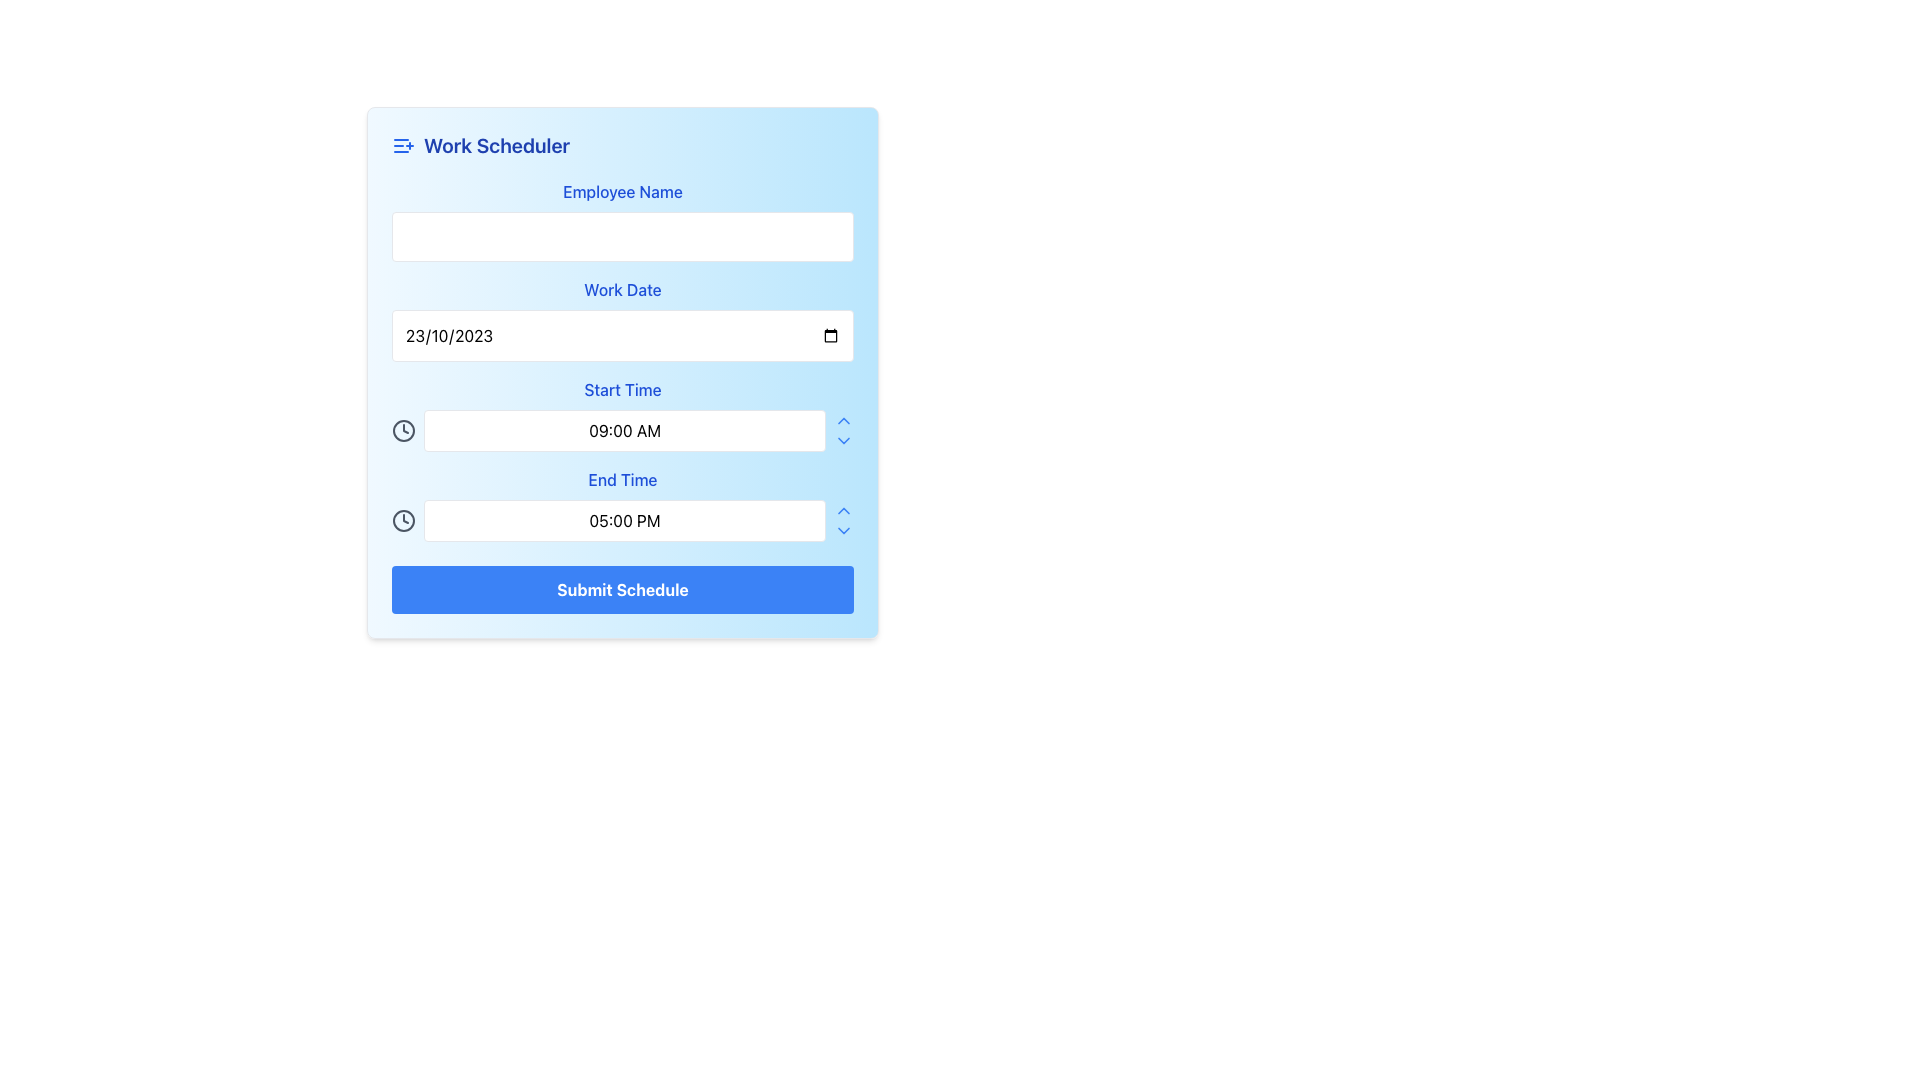 The image size is (1920, 1080). I want to click on the upward arrow button located to the right of the 'End Time' input box to increment the value in the associated input field, so click(844, 509).